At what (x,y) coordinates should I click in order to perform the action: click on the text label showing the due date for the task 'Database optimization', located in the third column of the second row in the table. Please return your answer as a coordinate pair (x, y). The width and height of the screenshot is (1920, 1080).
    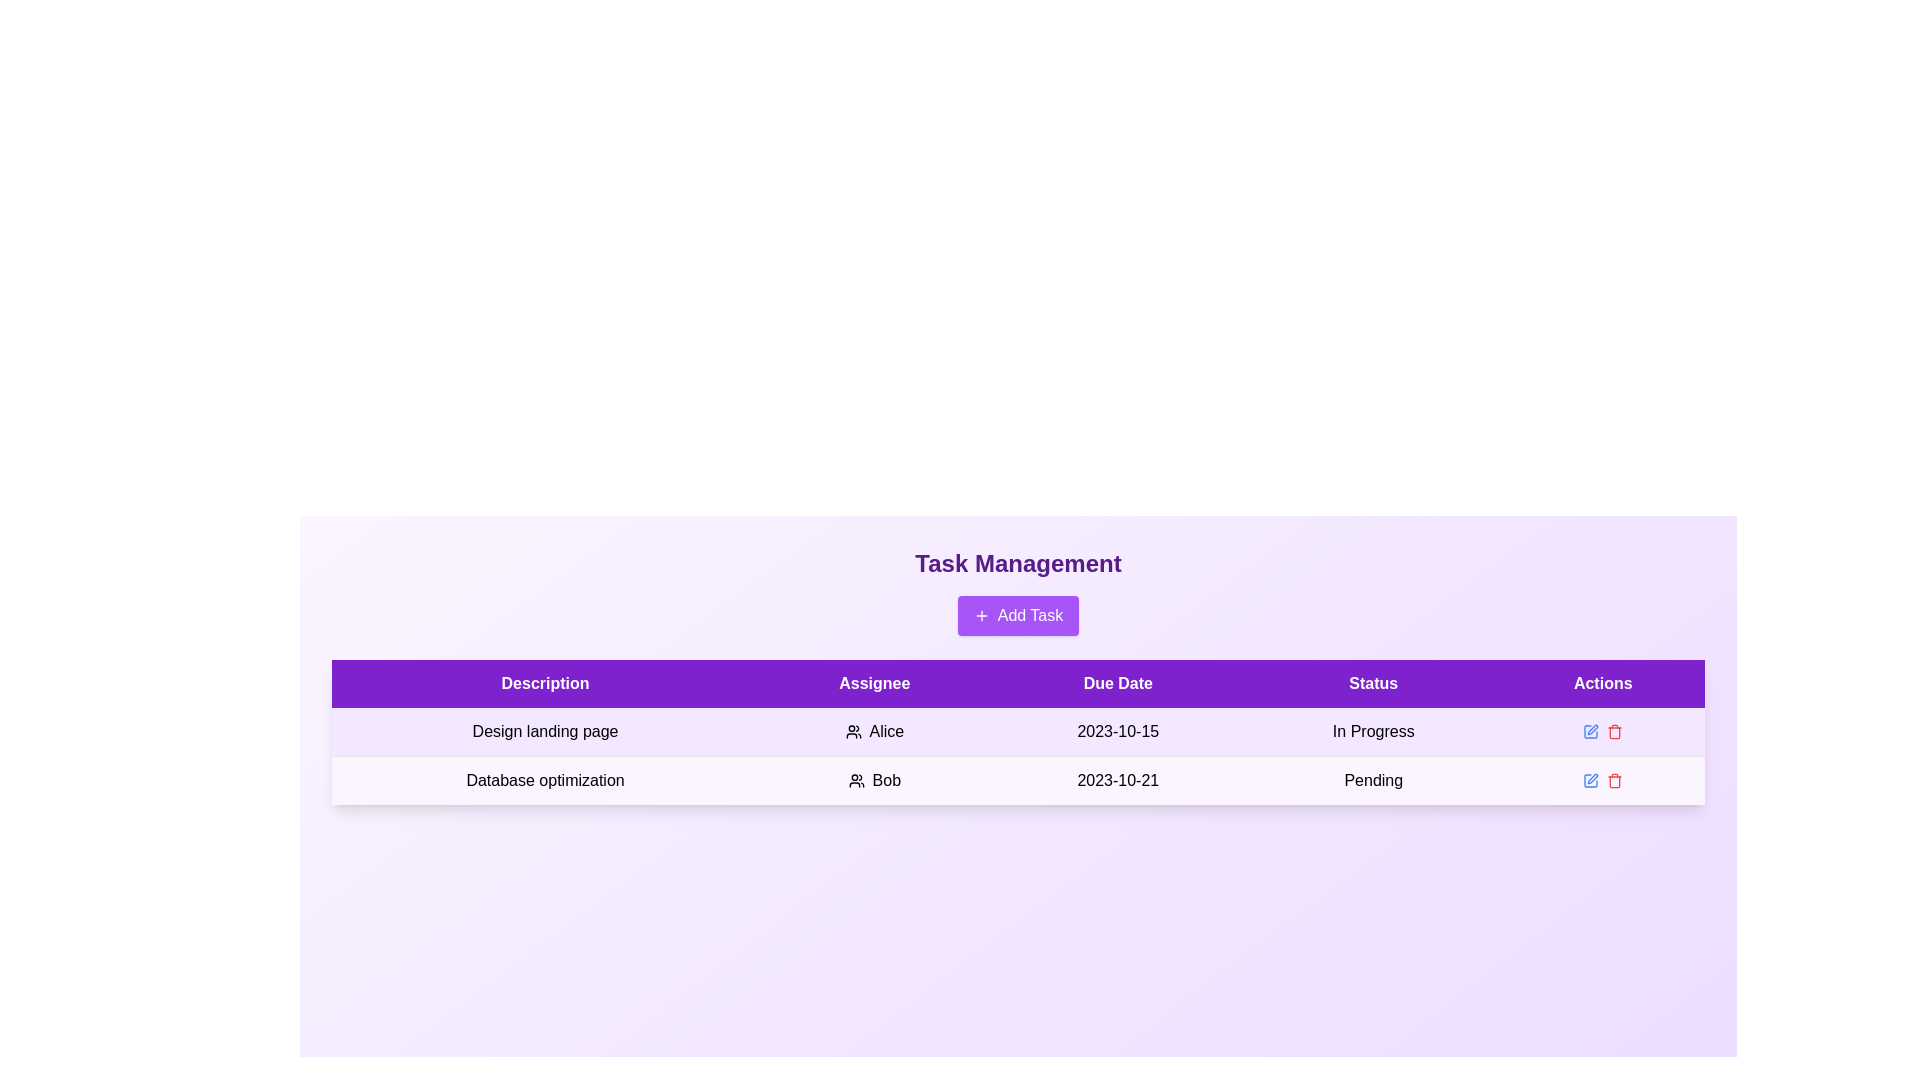
    Looking at the image, I should click on (1117, 779).